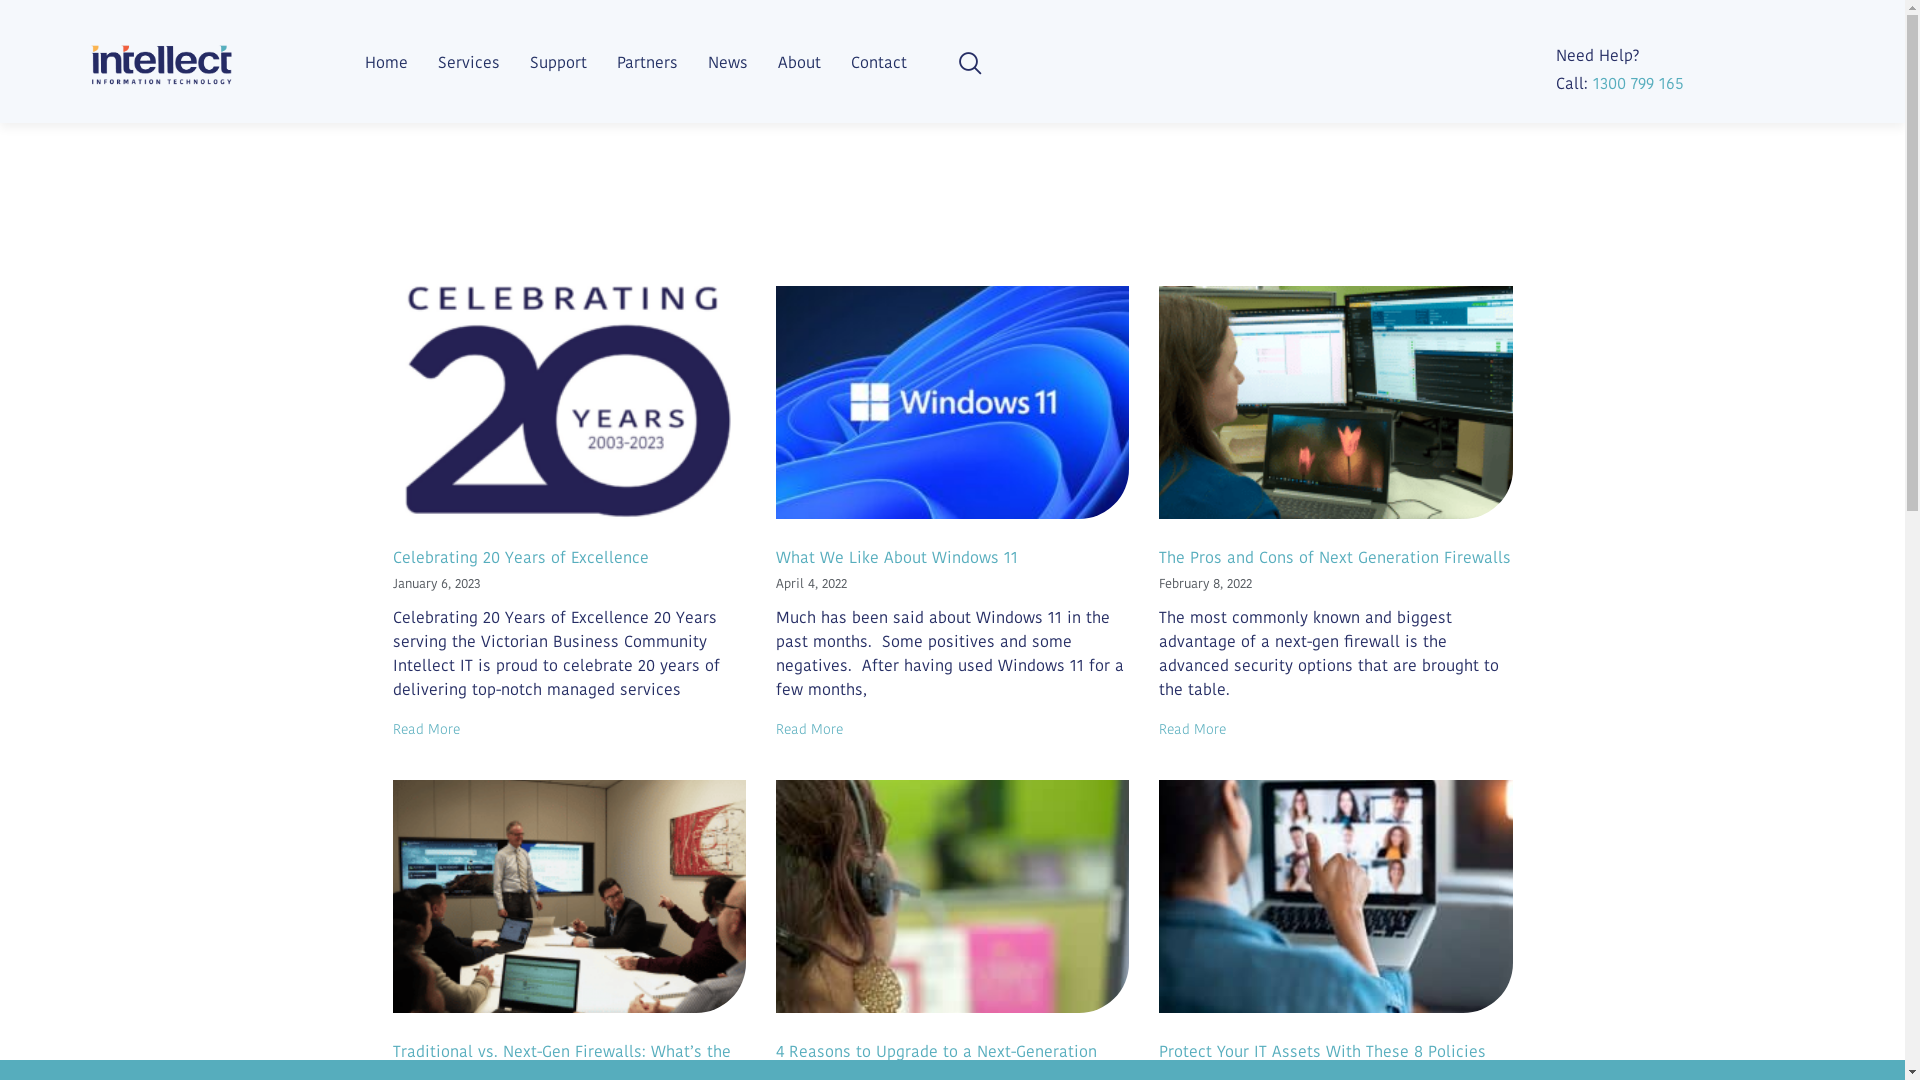 The height and width of the screenshot is (1080, 1920). What do you see at coordinates (708, 61) in the screenshot?
I see `'News'` at bounding box center [708, 61].